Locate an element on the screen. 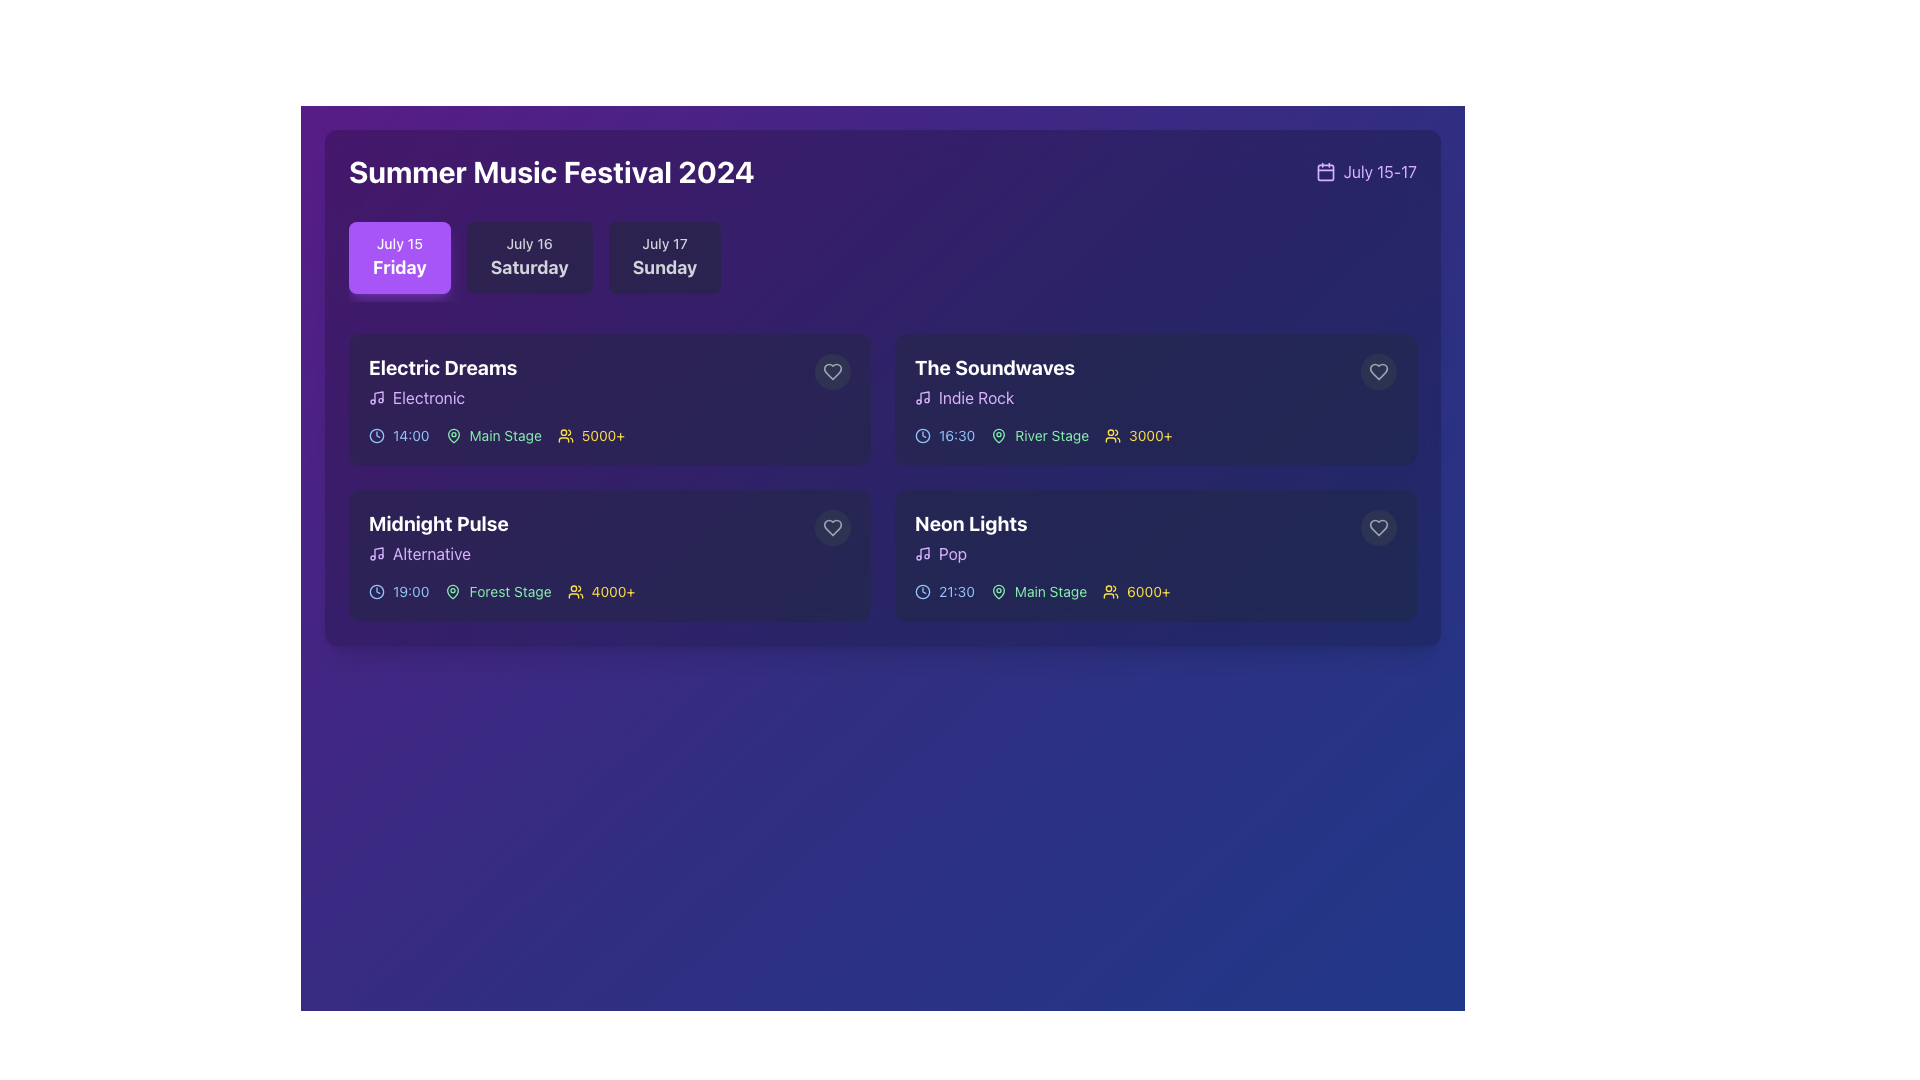 This screenshot has height=1080, width=1920. the heart icon representing the 'favorite' button located in the top-right corner of the first event card for 'Electric Dreams' is located at coordinates (833, 371).